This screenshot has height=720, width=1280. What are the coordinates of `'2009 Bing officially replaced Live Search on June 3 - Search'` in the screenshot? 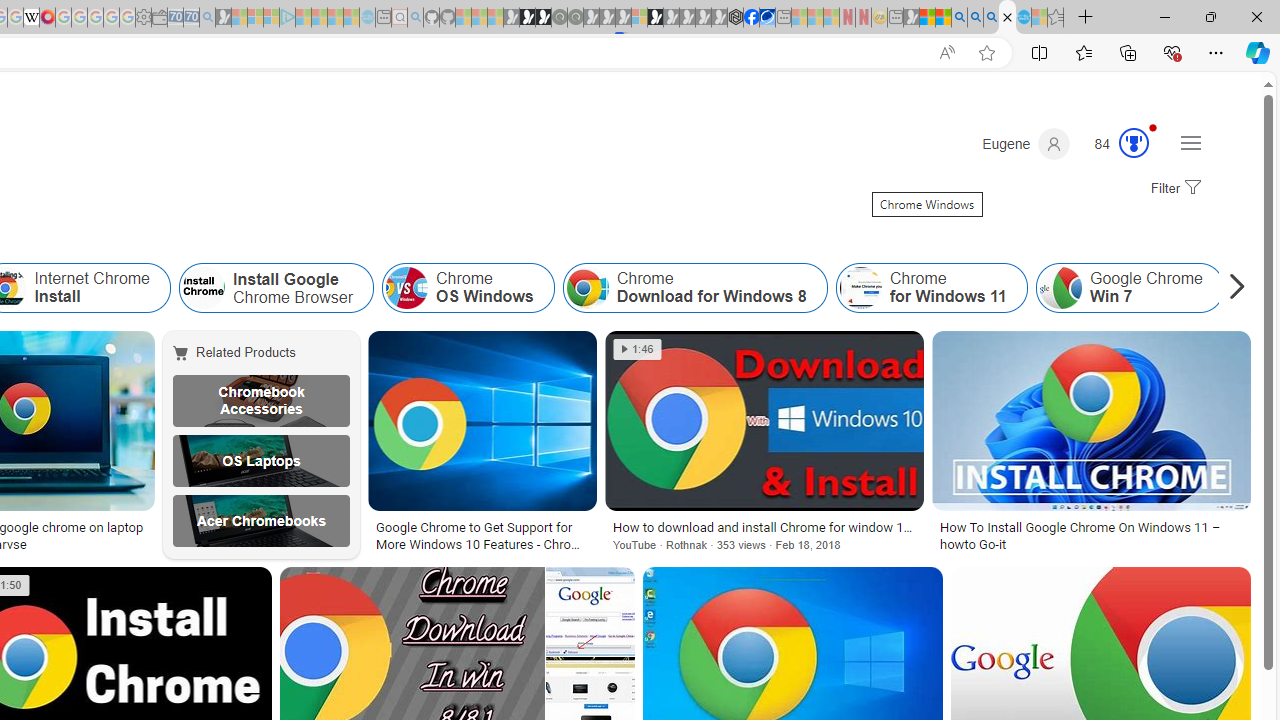 It's located at (975, 17).